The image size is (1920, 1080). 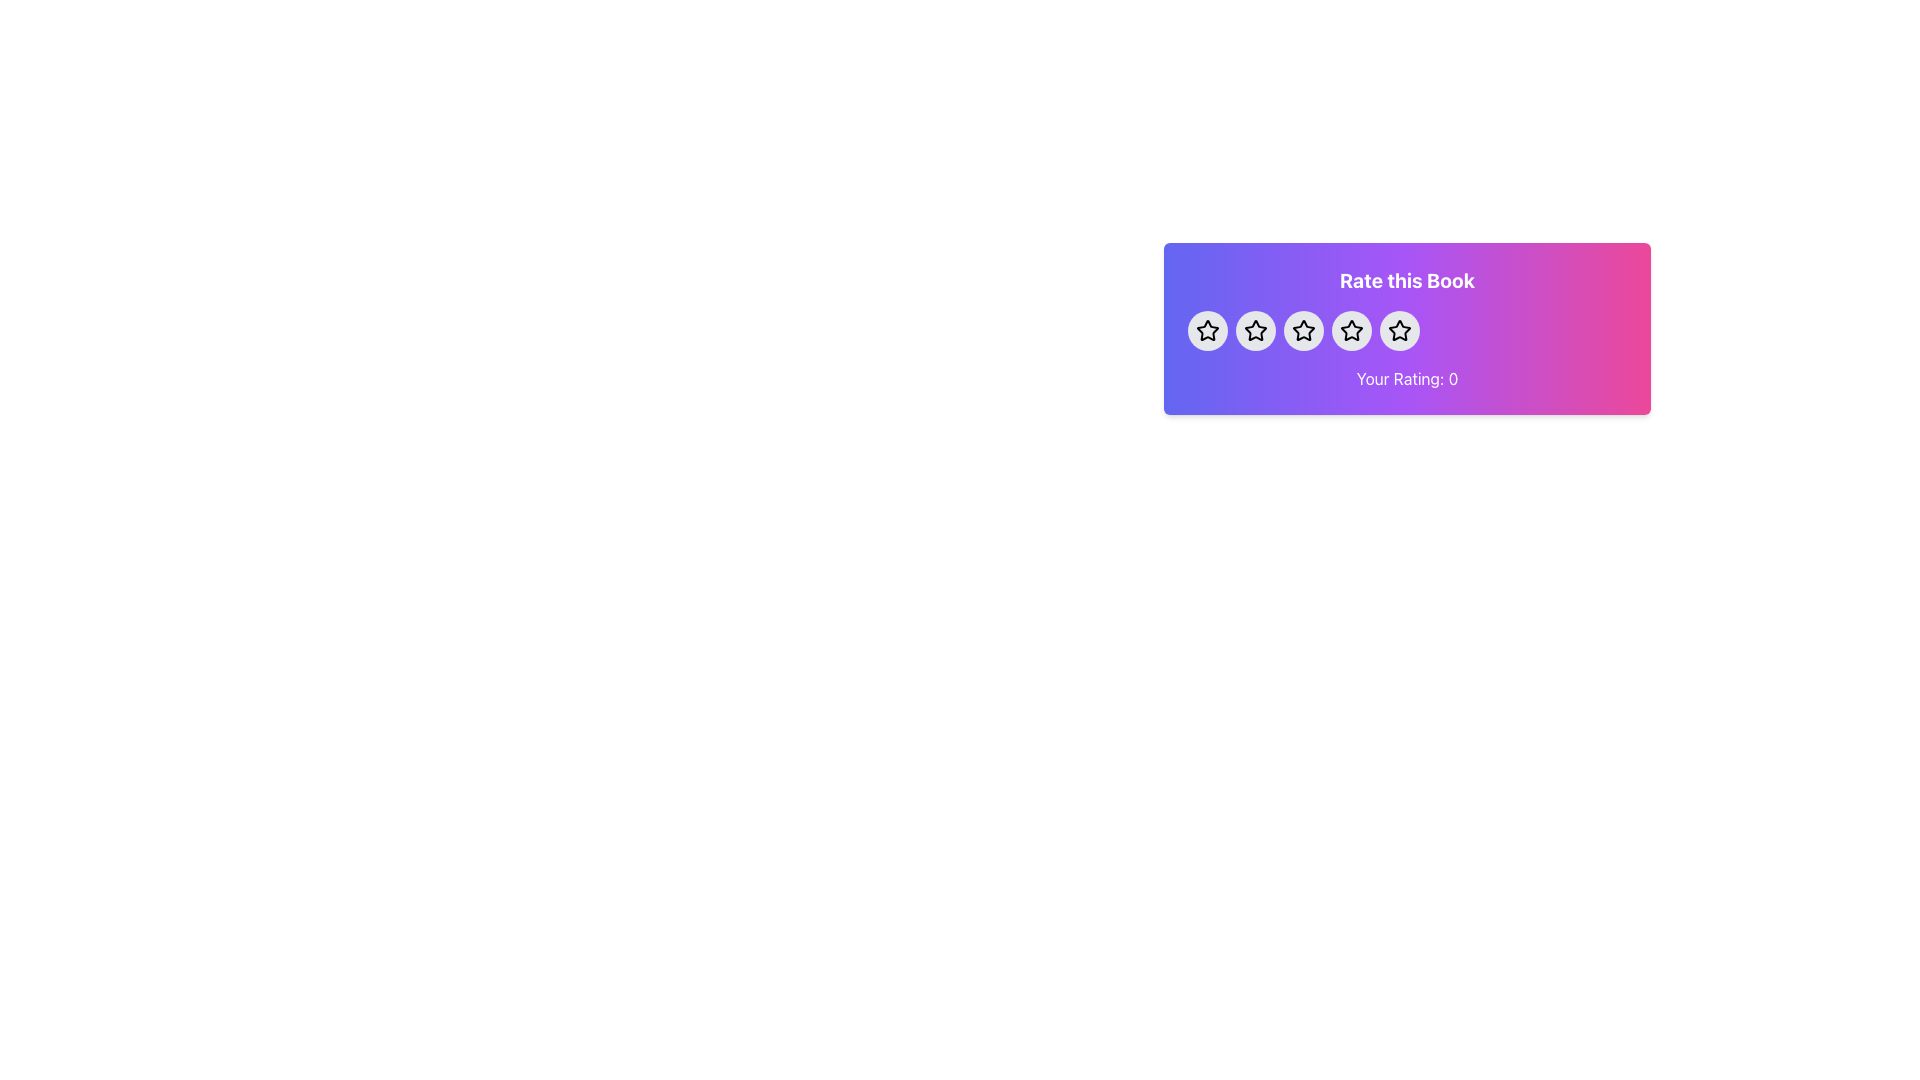 I want to click on the first star icon within the rating button, which is positioned to the left of a group of five similar star icons, so click(x=1207, y=330).